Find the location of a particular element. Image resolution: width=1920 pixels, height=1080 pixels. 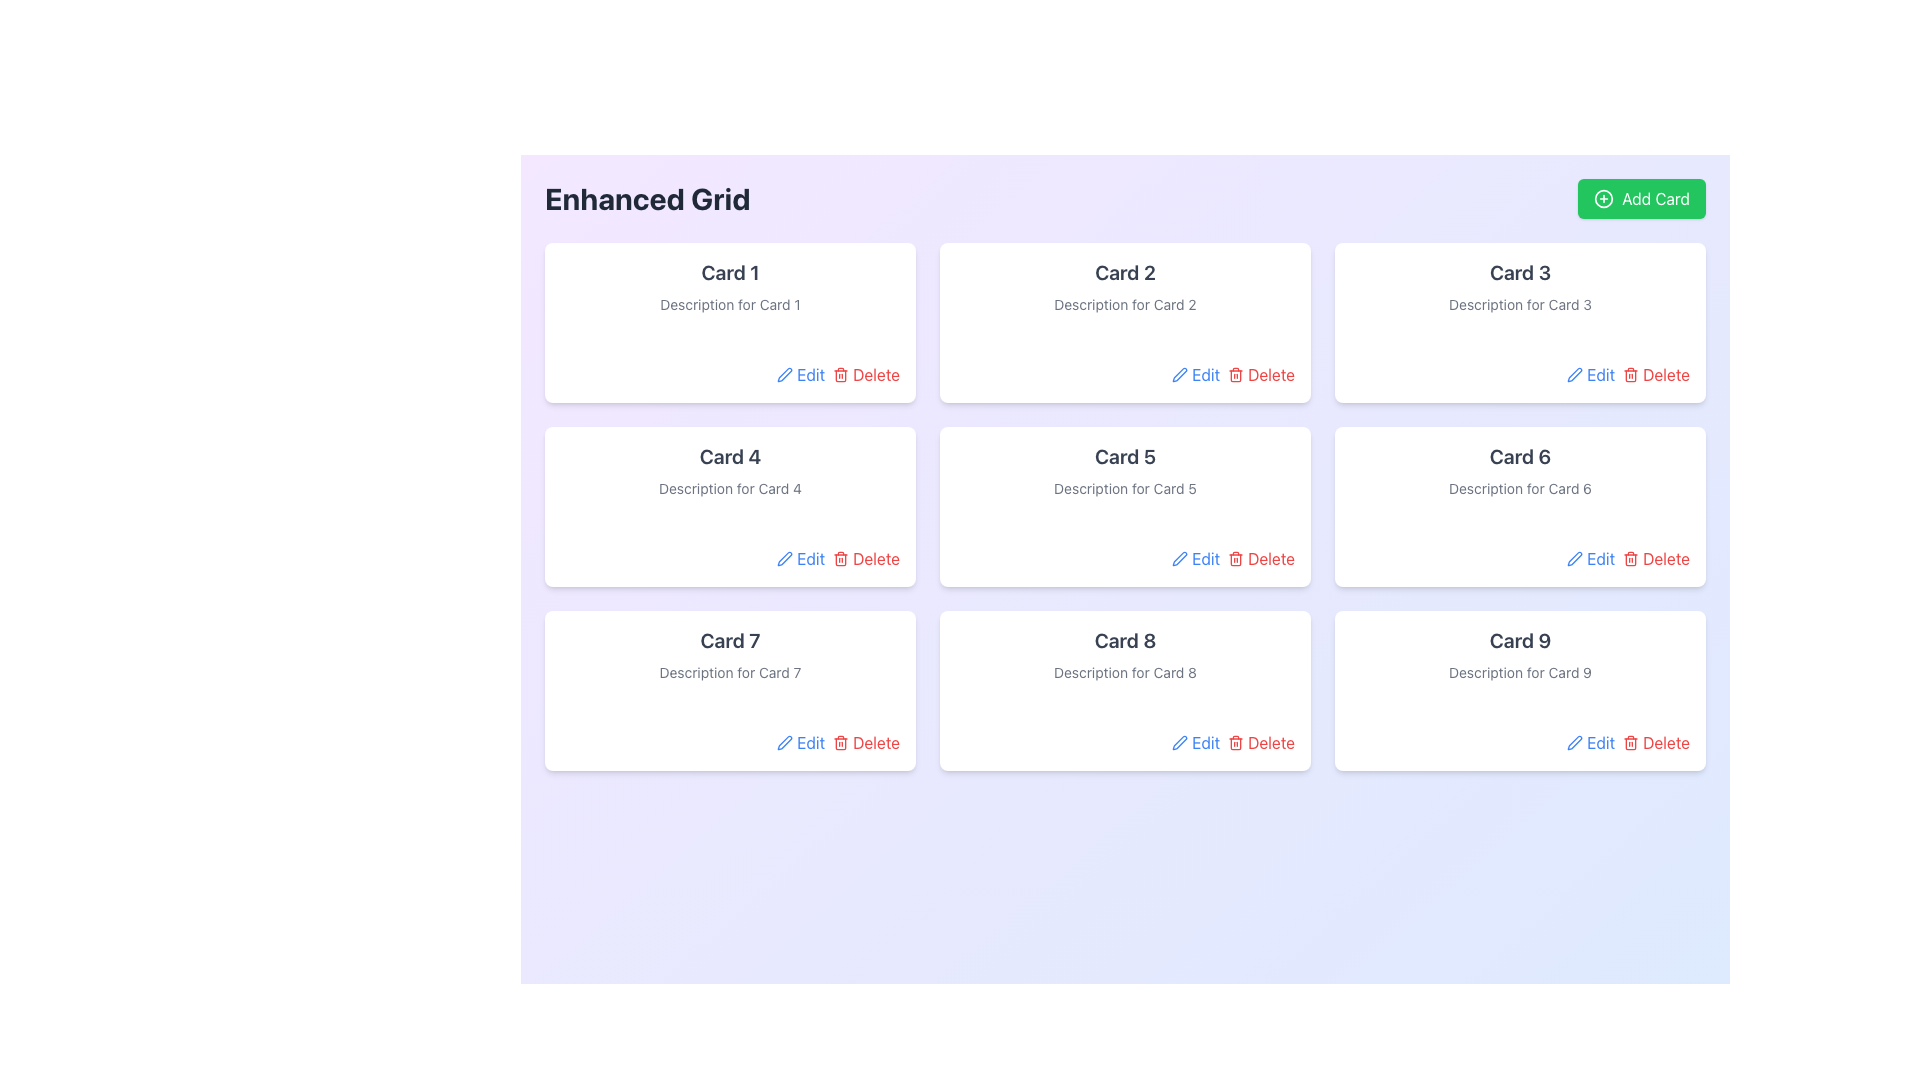

the 'Delete' button, which is the second button in the action row for 'Card 6' is located at coordinates (1656, 559).